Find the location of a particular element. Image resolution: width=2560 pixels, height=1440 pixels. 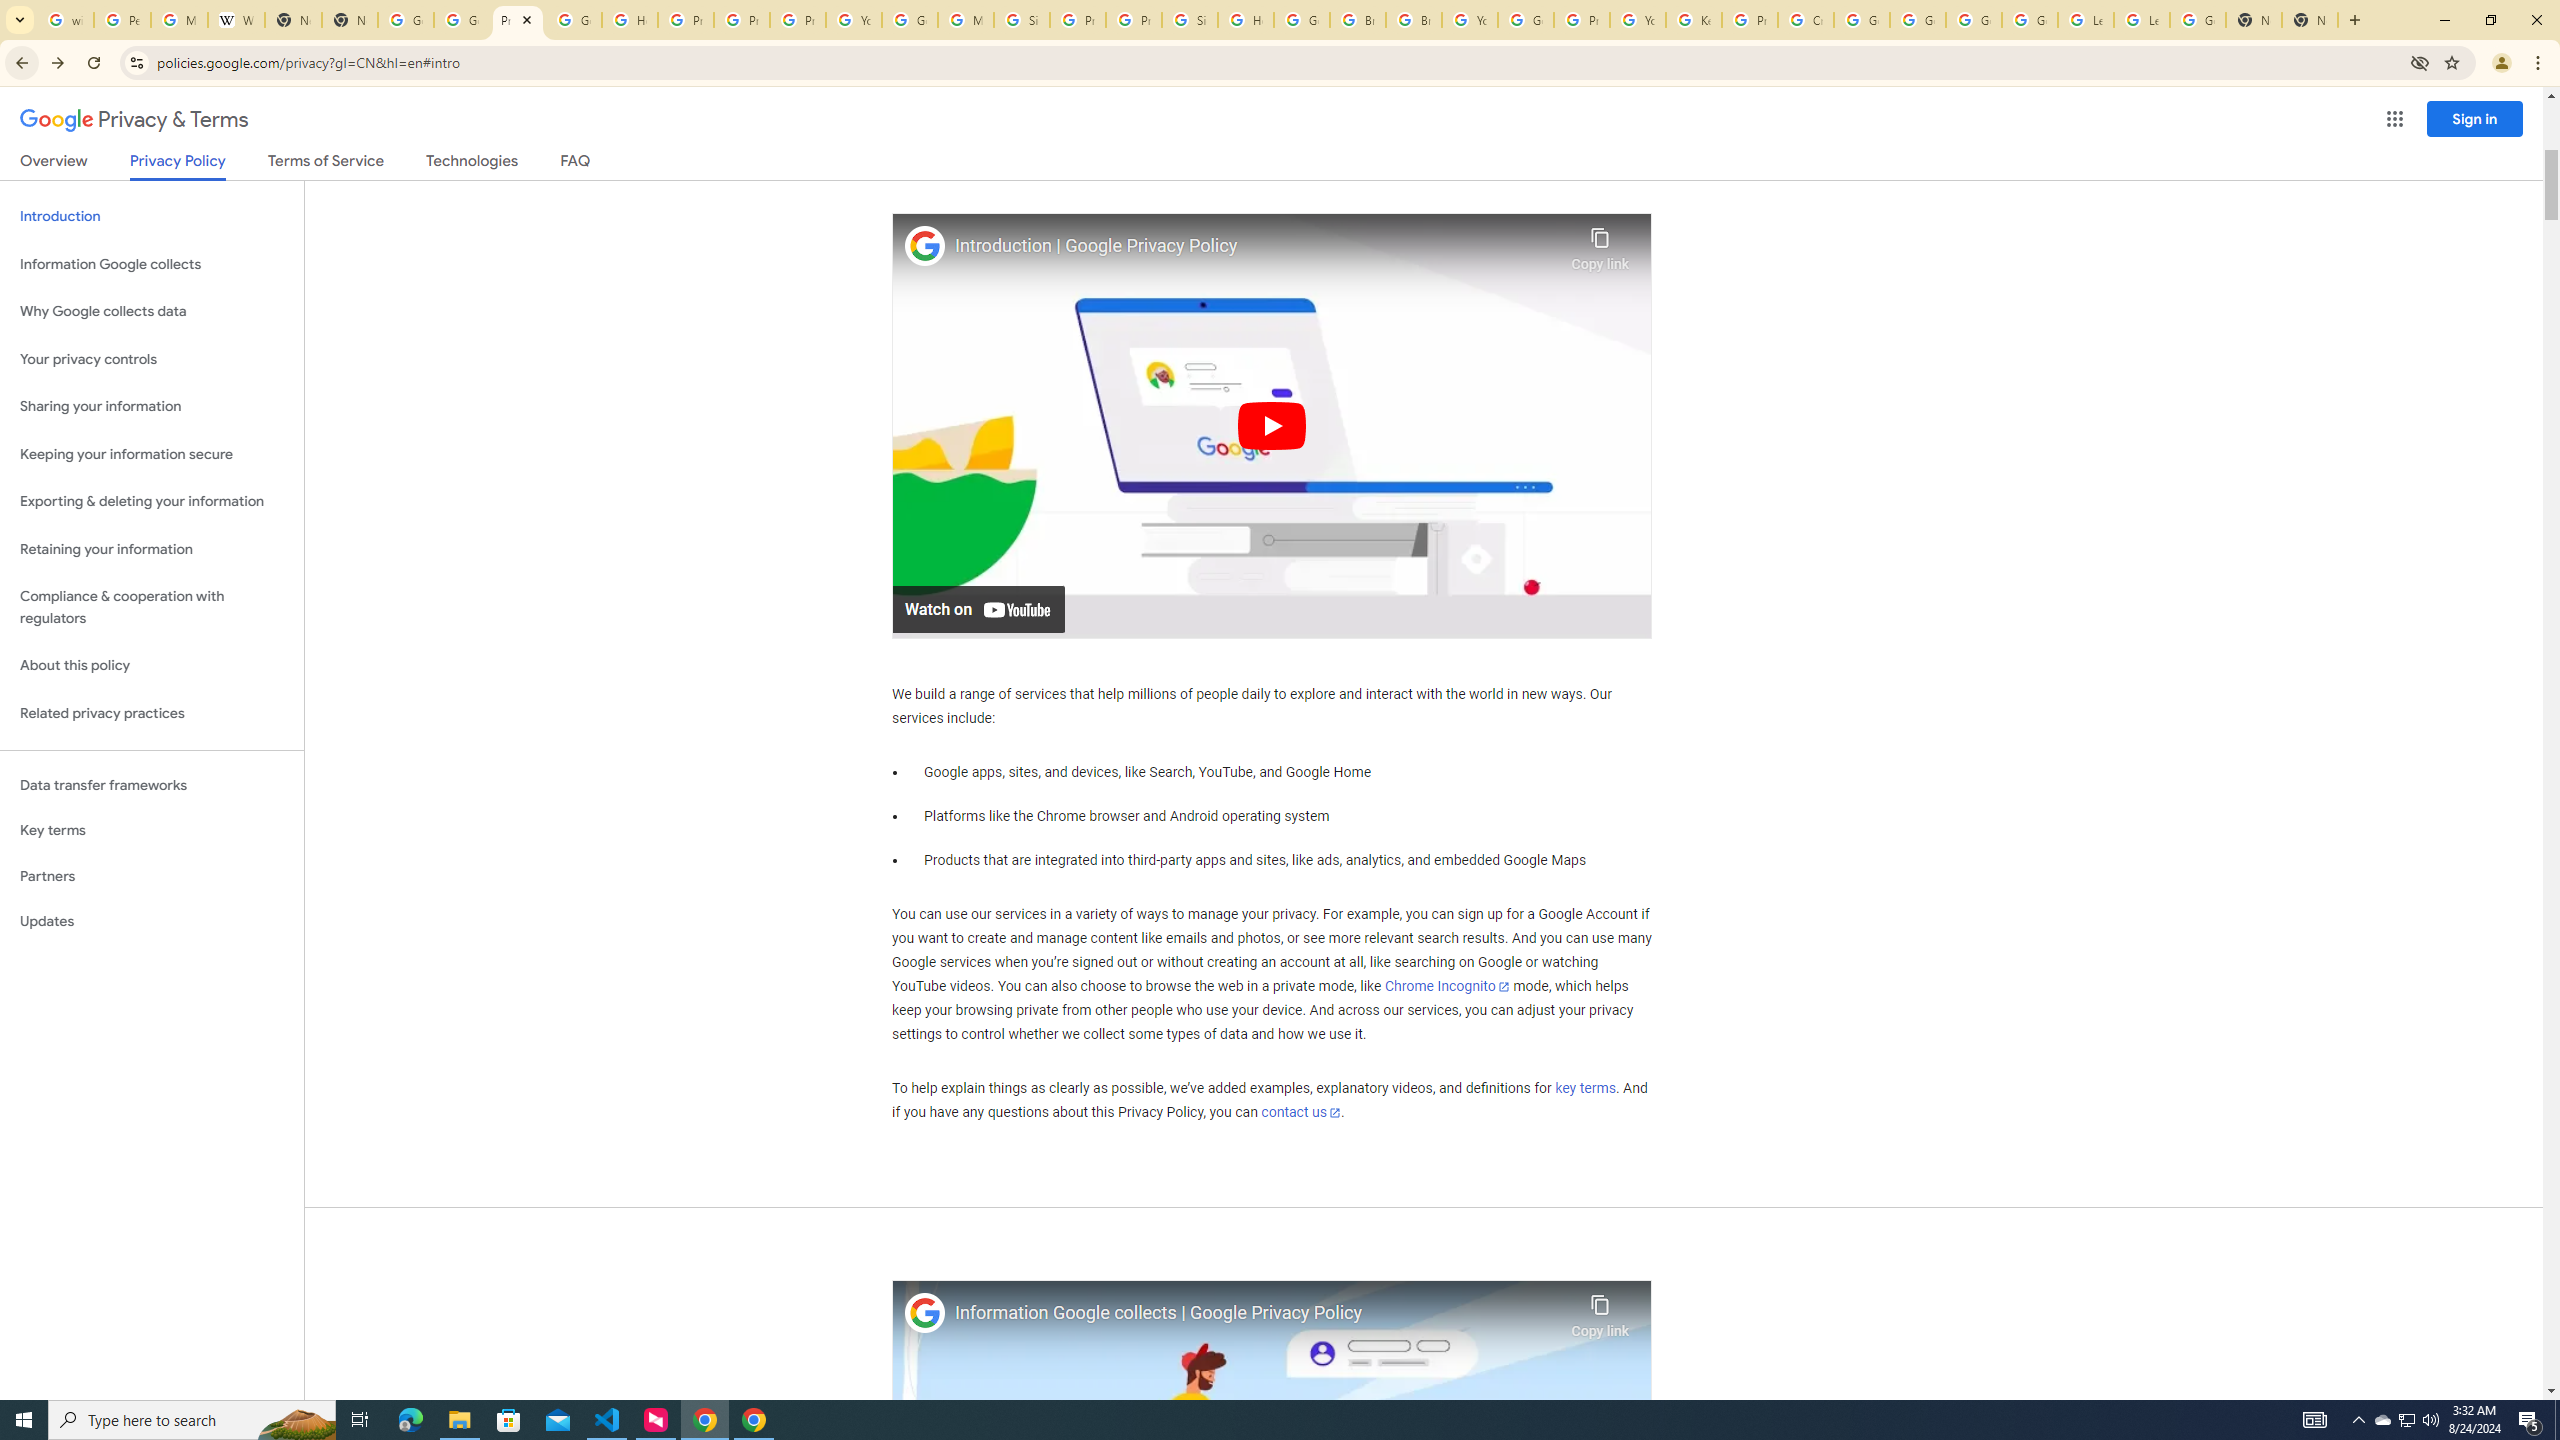

'Photo image of Google' is located at coordinates (925, 1313).